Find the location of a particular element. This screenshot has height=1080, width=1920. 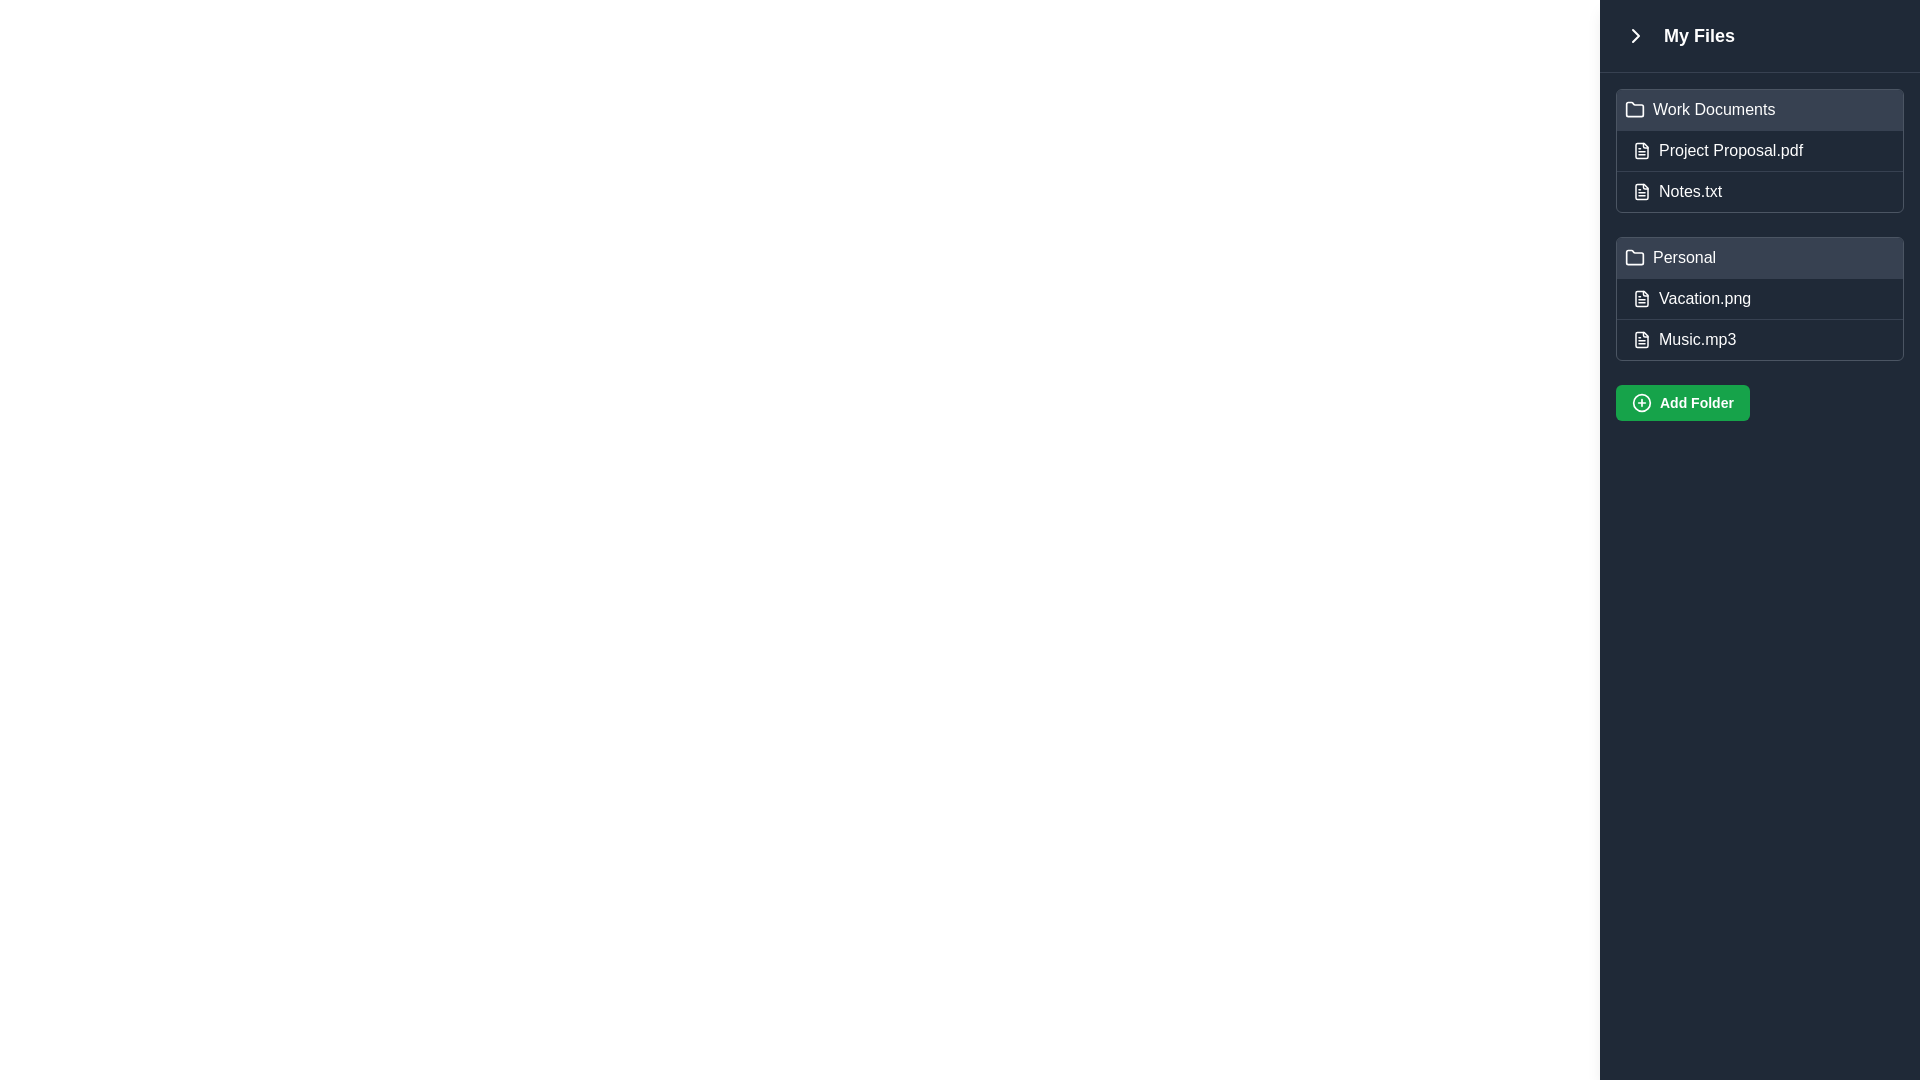

the icon resembling a circle with a plus sign inside, located on the left side of the 'Add Folder' button at the bottom of the sidebar interface is located at coordinates (1641, 402).